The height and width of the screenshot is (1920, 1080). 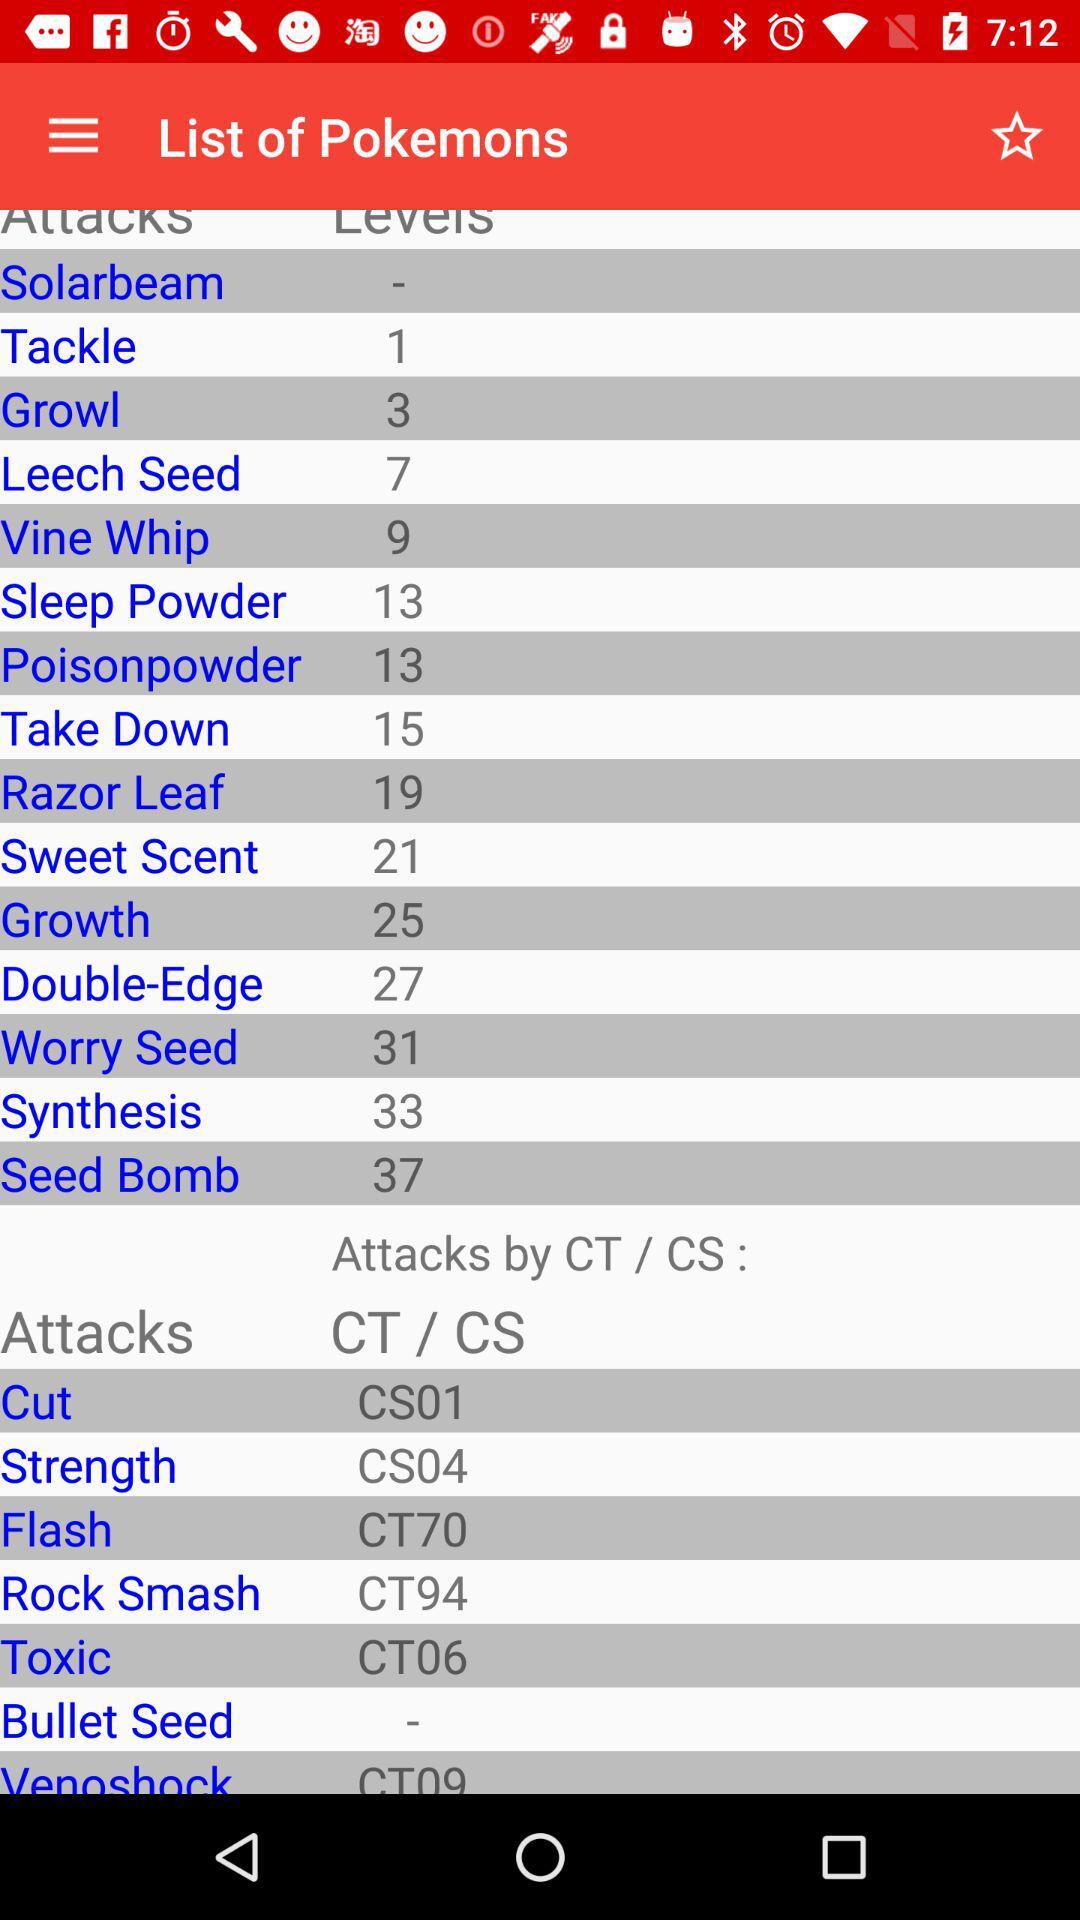 I want to click on the item above venoshock app, so click(x=149, y=1718).